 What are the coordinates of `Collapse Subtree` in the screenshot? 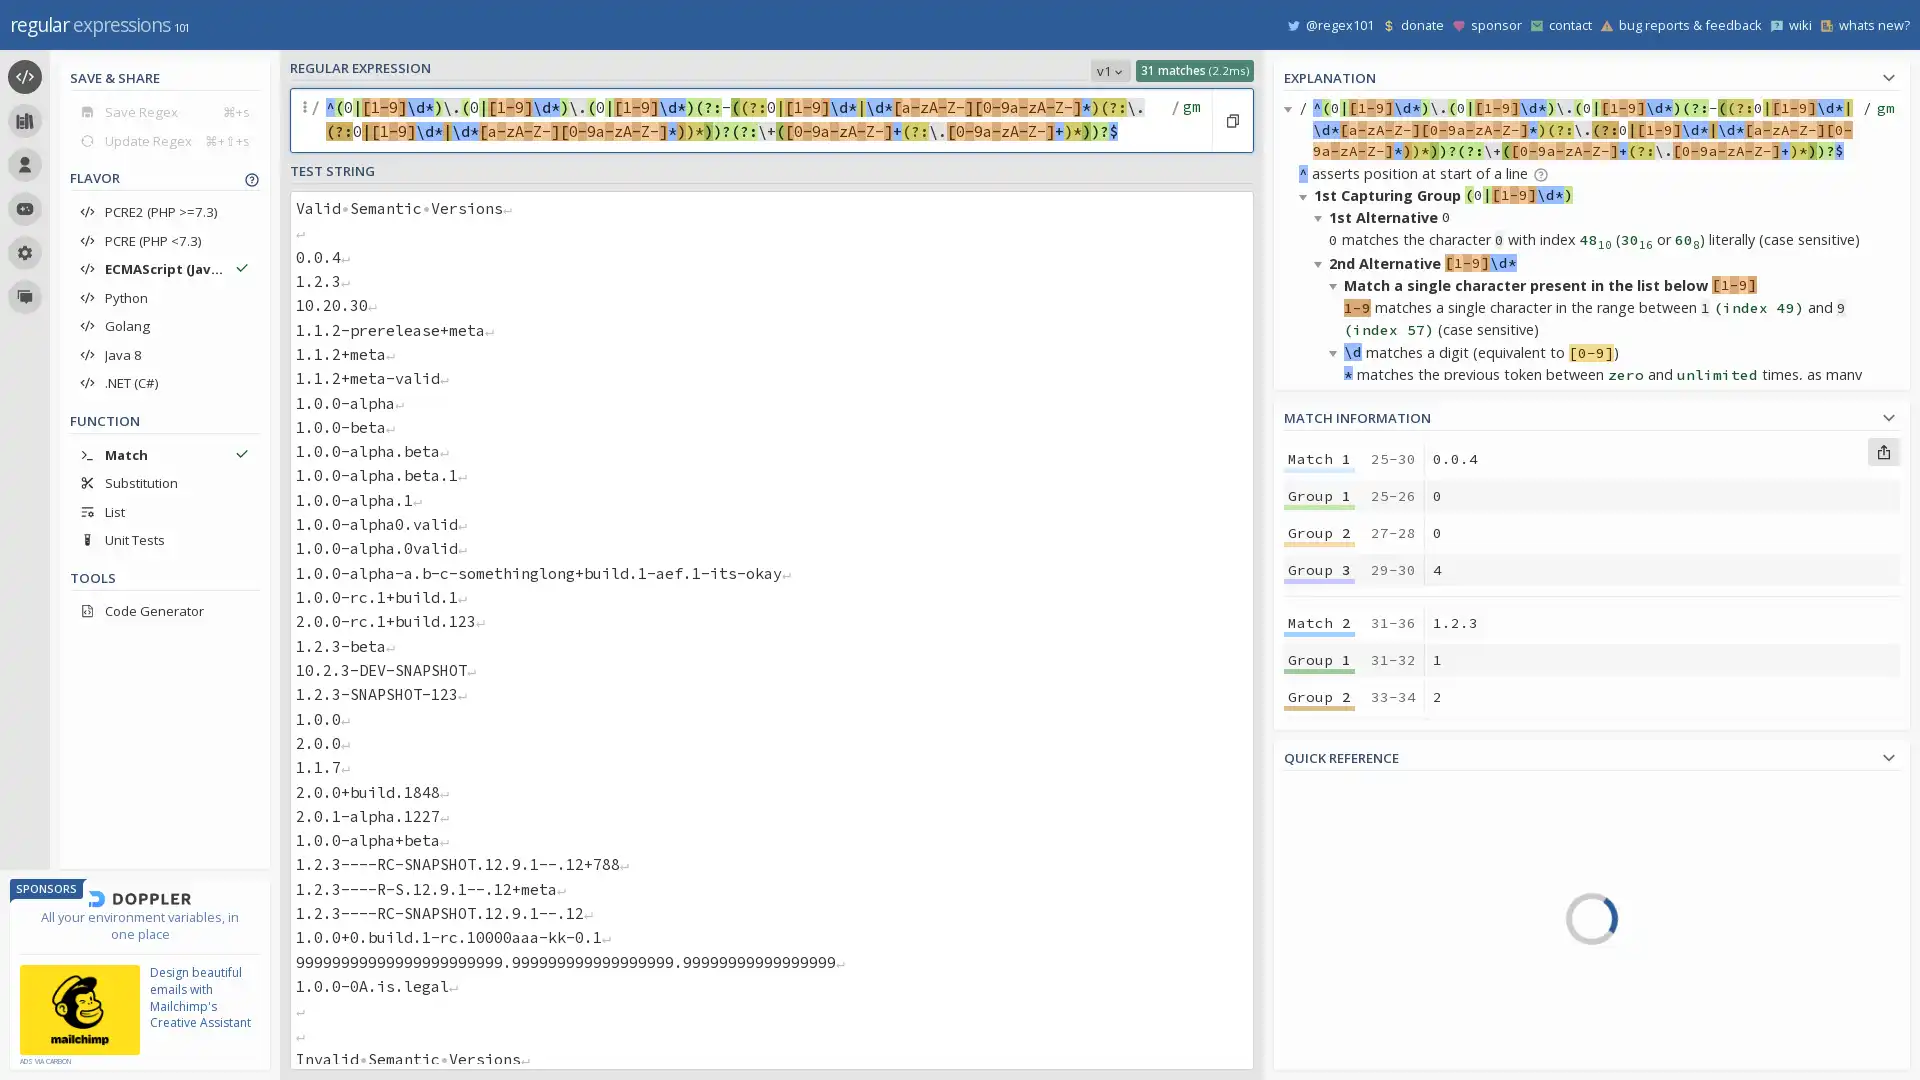 It's located at (1306, 196).